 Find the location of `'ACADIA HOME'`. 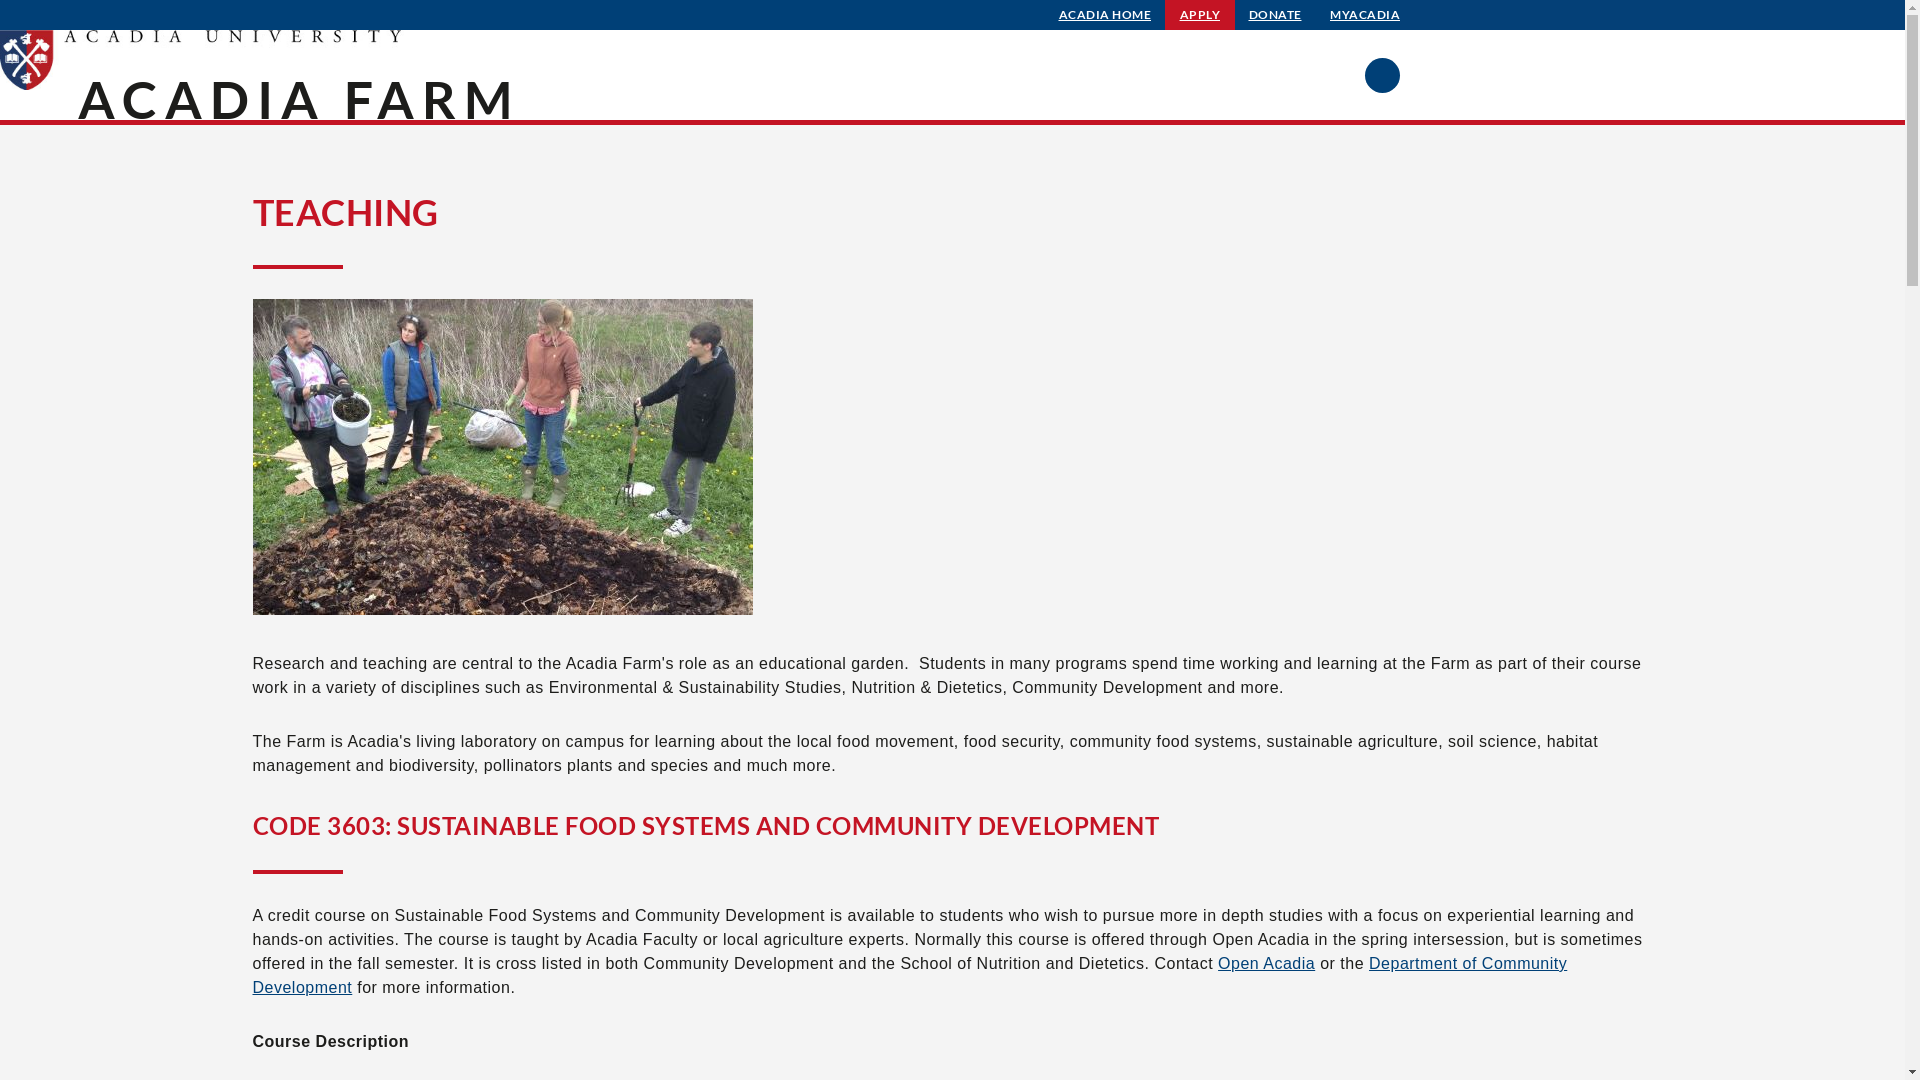

'ACADIA HOME' is located at coordinates (1104, 15).